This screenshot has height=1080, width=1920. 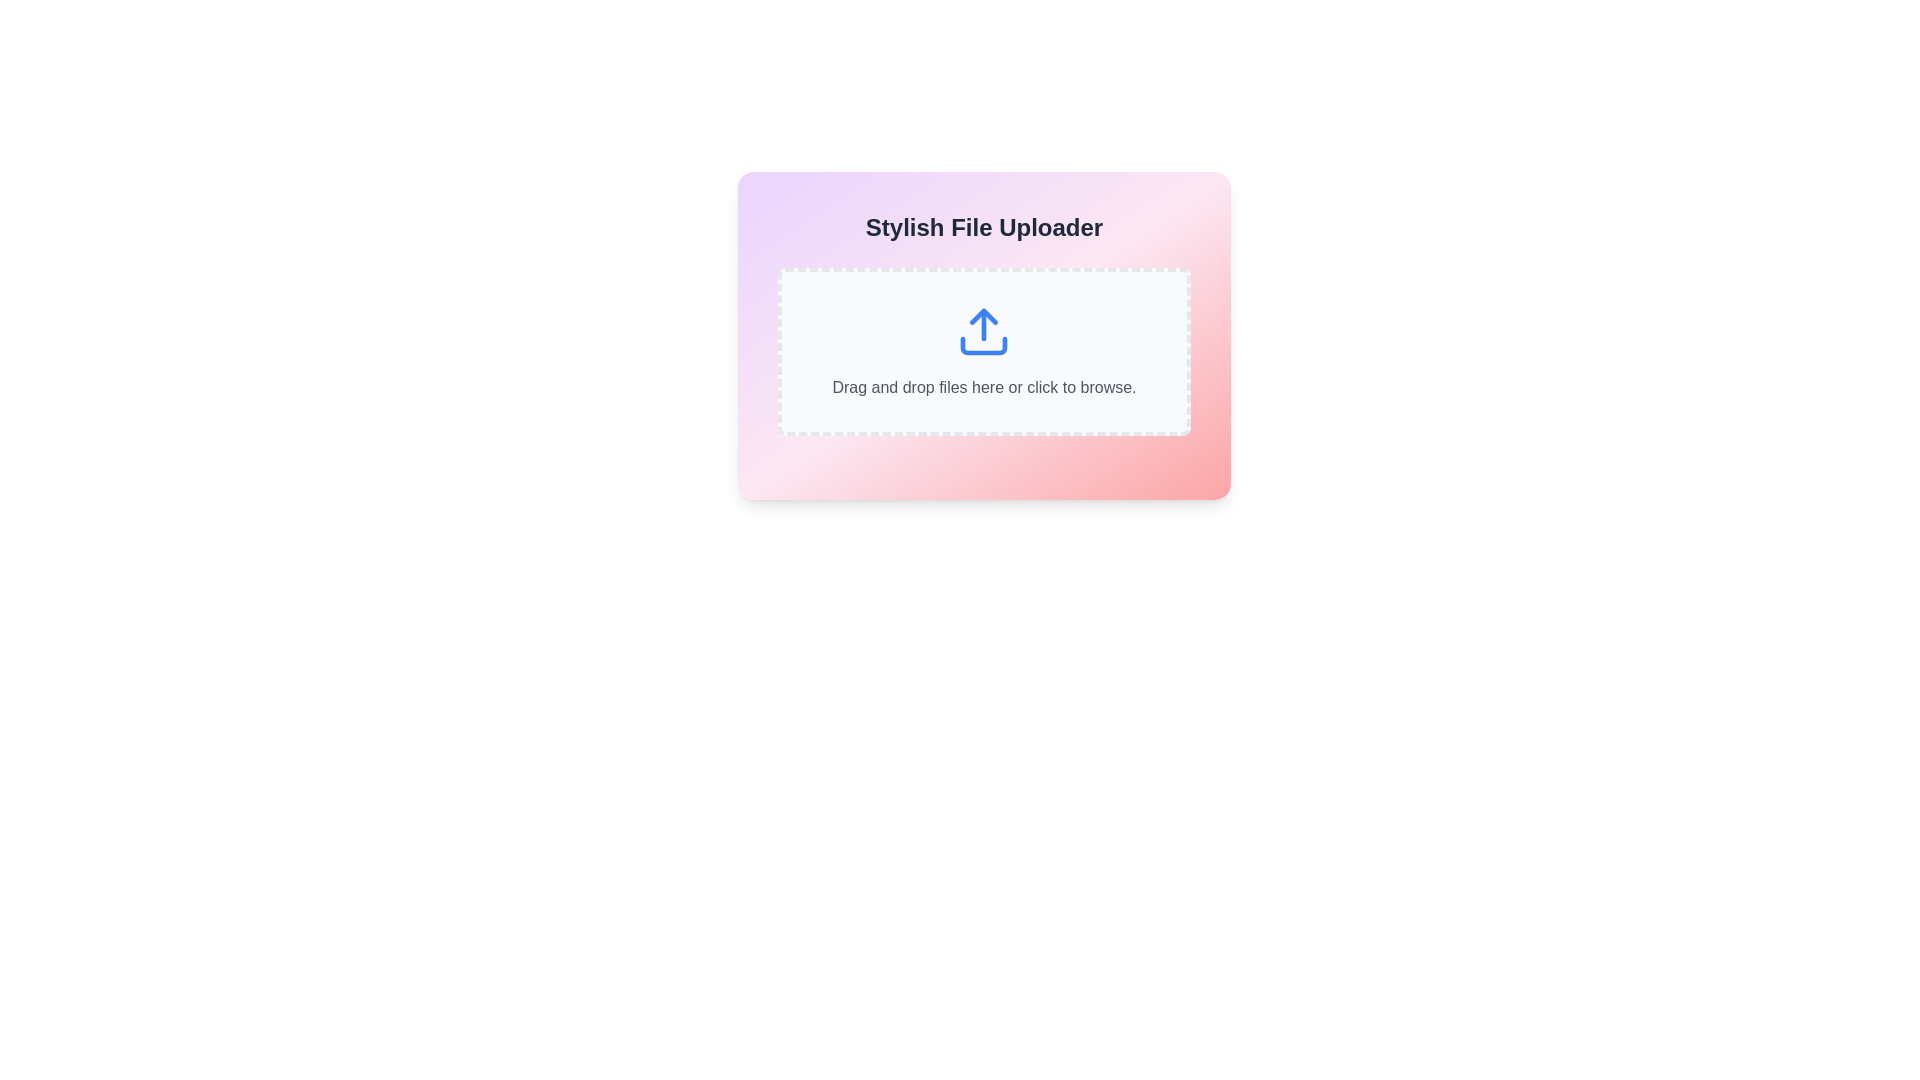 What do you see at coordinates (984, 330) in the screenshot?
I see `the file upload icon, which is centered within the rectangular UI component labeled 'Drag and drop files here or click to browse.'` at bounding box center [984, 330].